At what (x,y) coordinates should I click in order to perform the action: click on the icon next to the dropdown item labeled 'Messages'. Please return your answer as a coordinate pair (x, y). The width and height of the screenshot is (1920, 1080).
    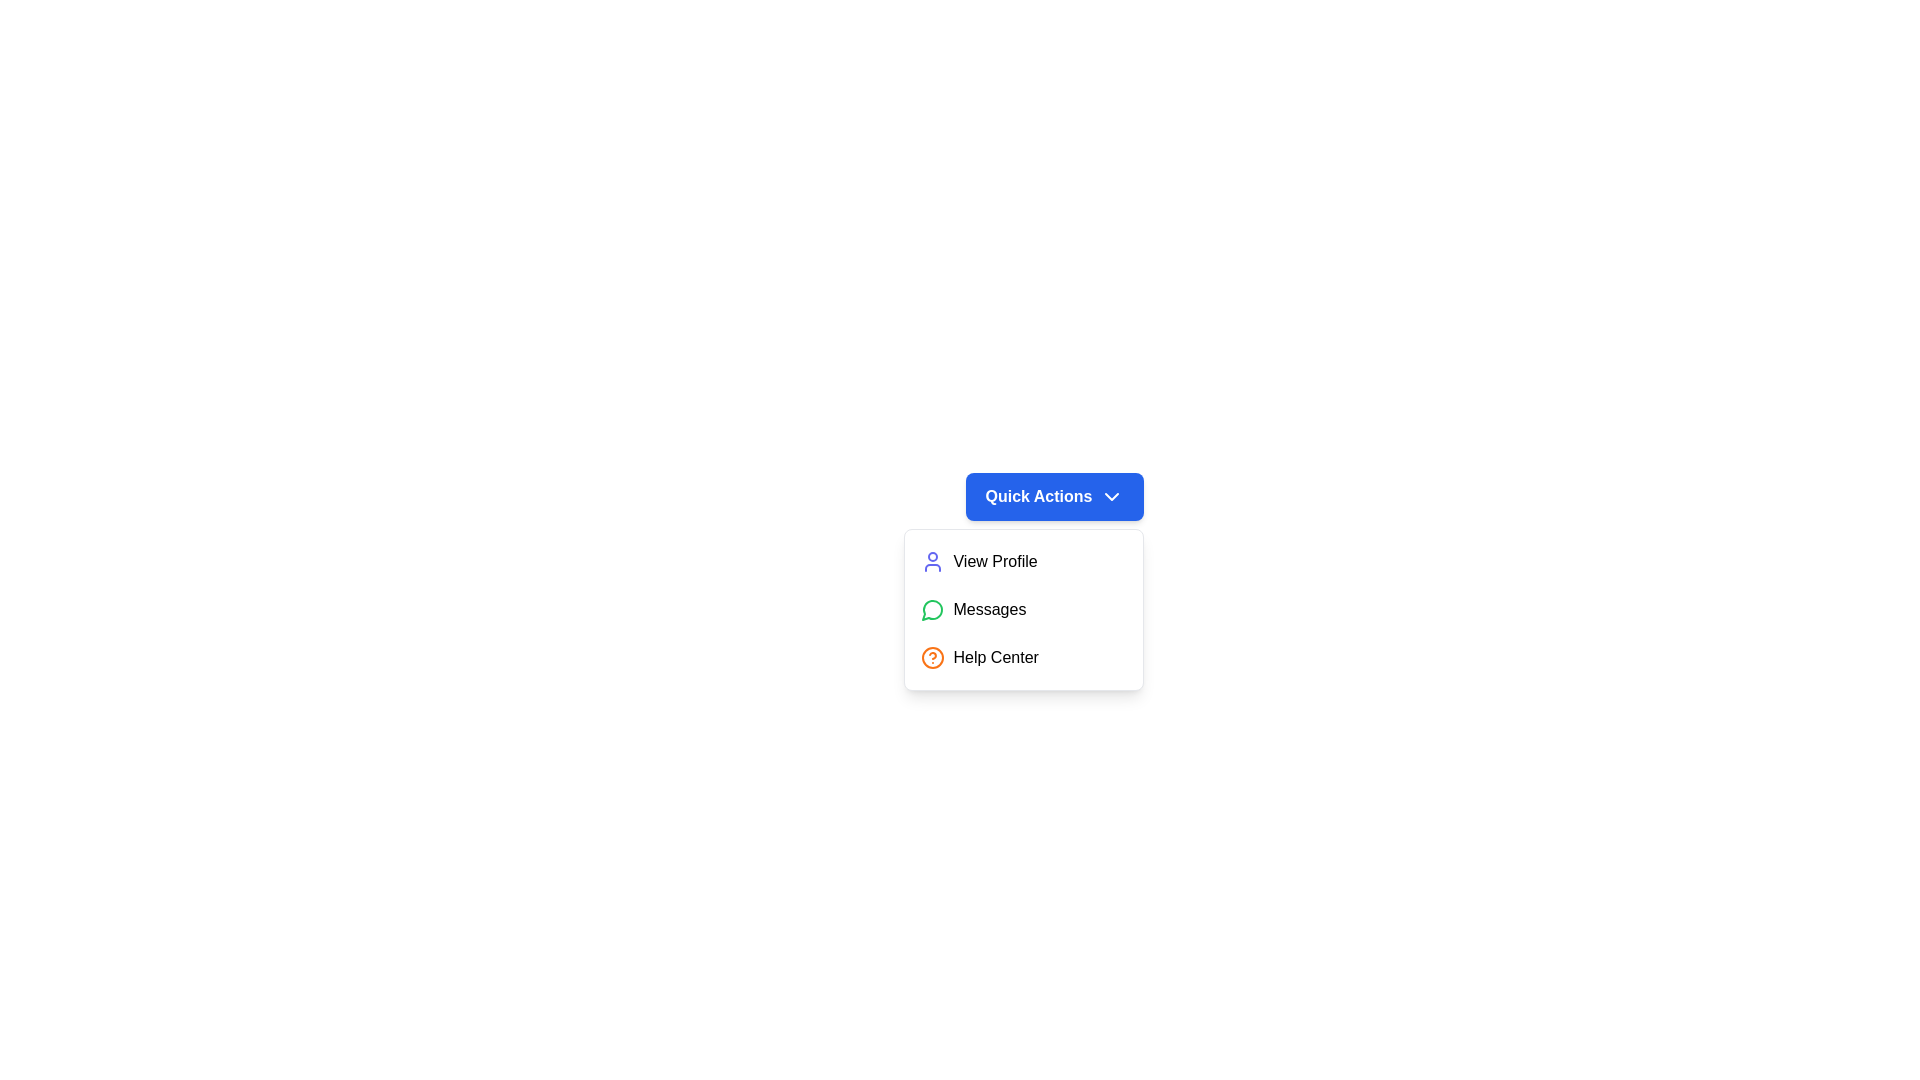
    Looking at the image, I should click on (932, 608).